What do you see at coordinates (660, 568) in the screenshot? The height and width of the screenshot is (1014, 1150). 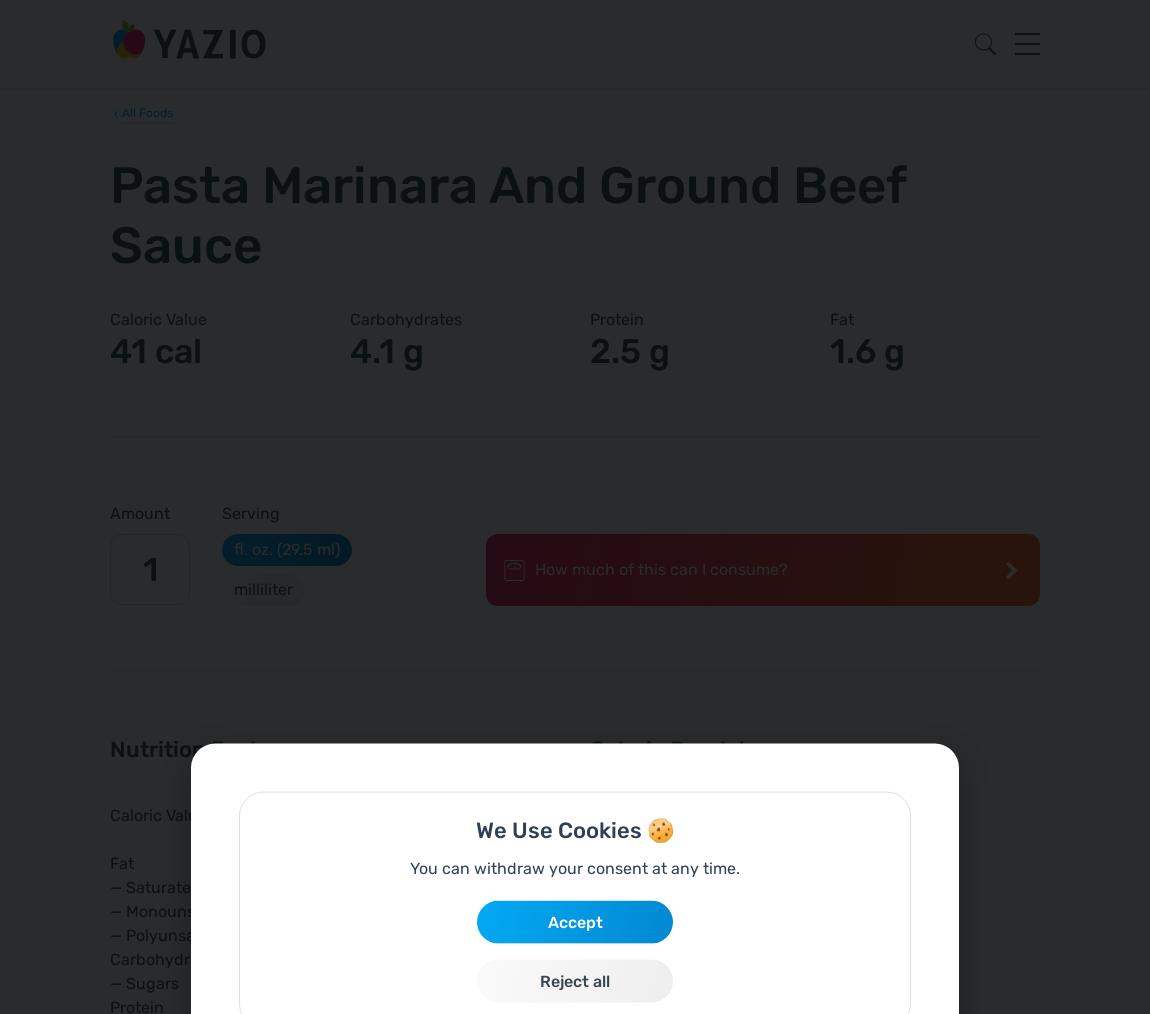 I see `'How much of this can I consume?'` at bounding box center [660, 568].